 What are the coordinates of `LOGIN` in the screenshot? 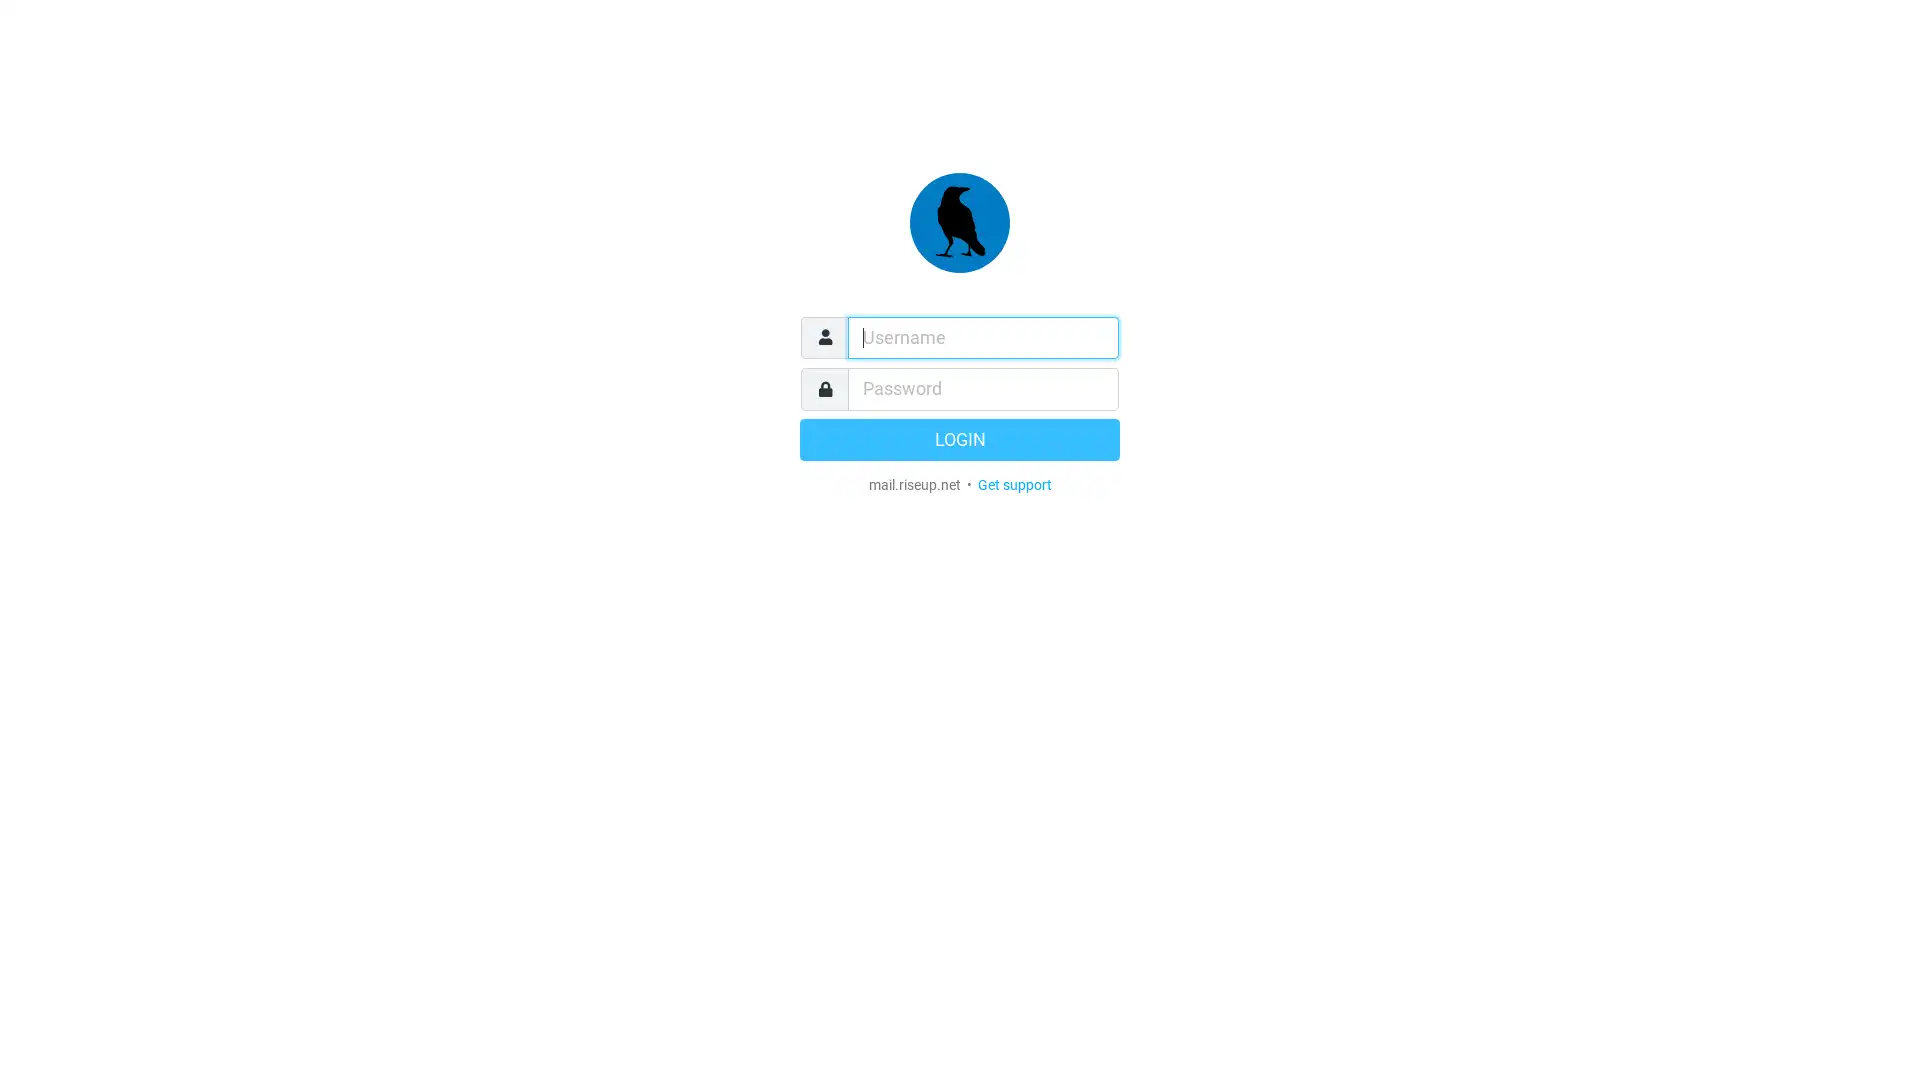 It's located at (960, 438).